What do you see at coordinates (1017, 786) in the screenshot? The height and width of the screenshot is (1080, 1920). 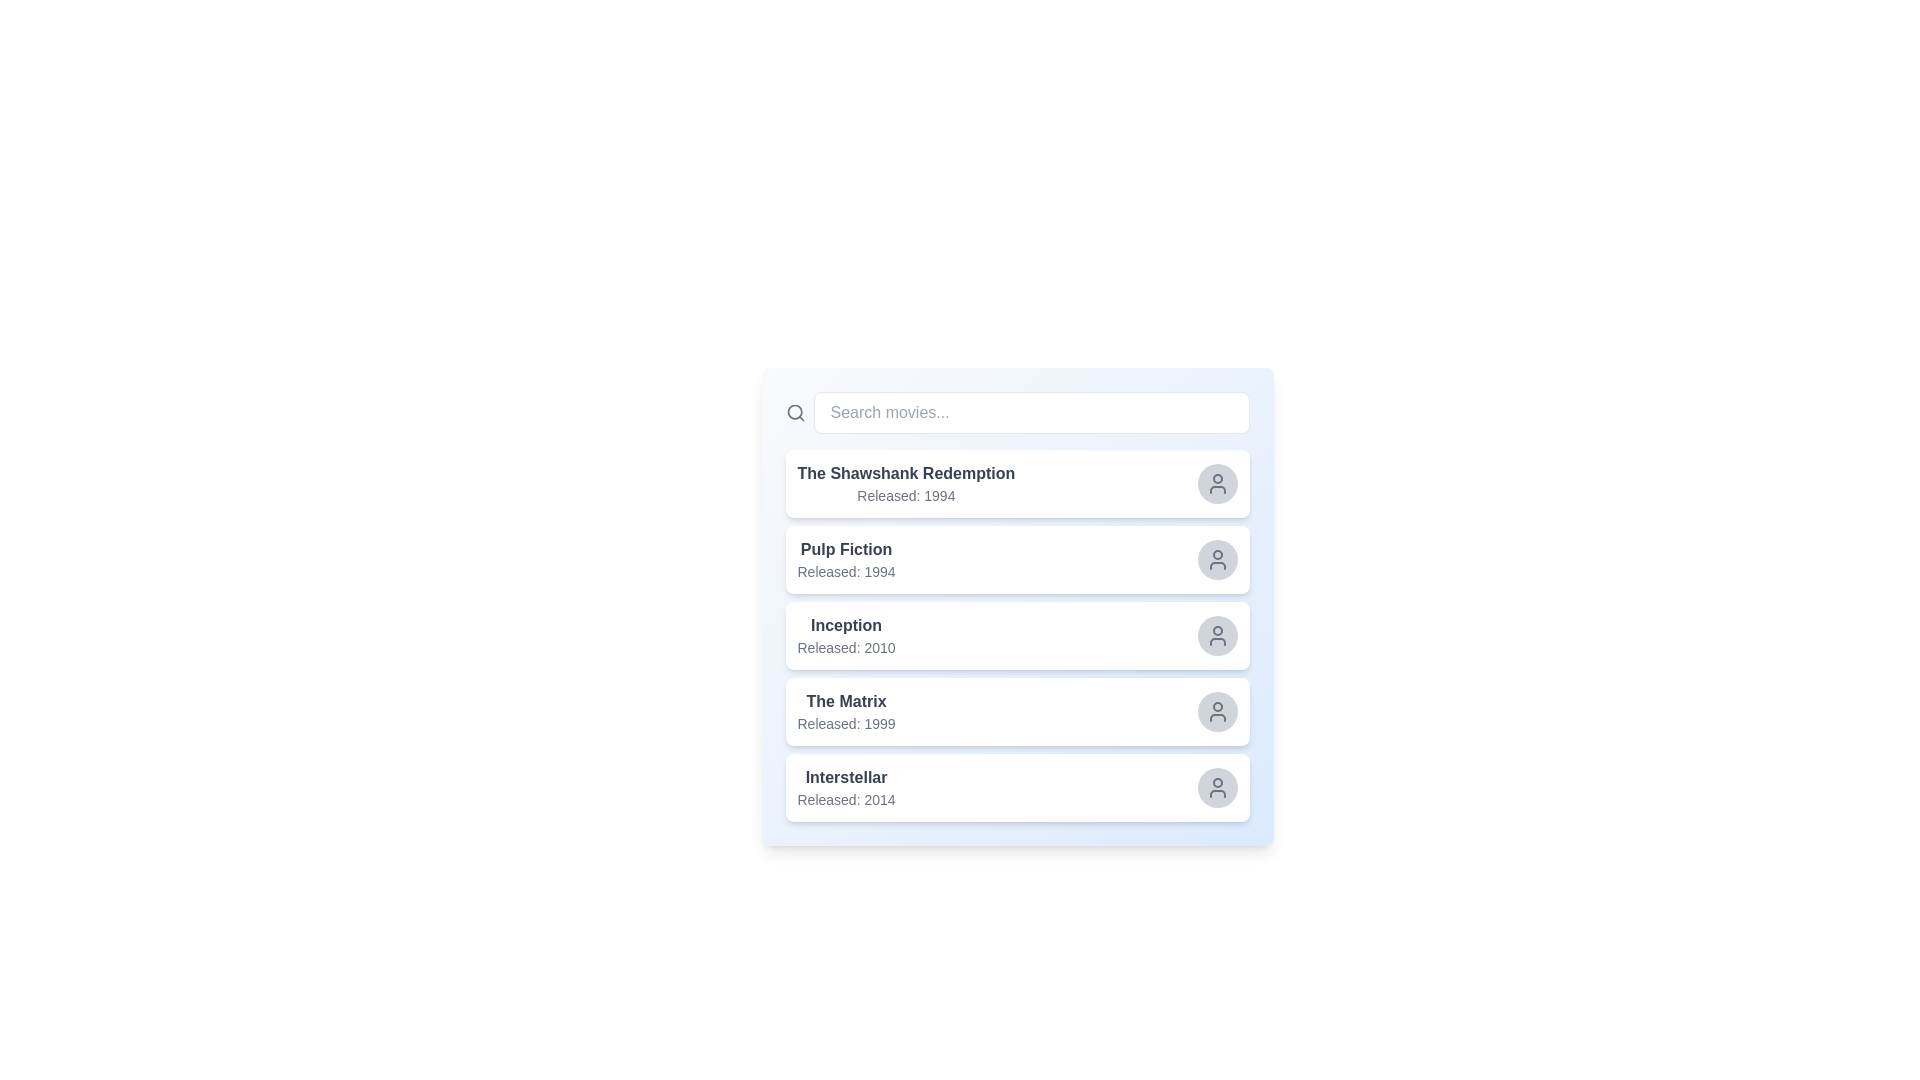 I see `the button located on the right side of the 'Interstellar' movie card, which is the fifth item in a vertically-stacked list of informational movie cards` at bounding box center [1017, 786].